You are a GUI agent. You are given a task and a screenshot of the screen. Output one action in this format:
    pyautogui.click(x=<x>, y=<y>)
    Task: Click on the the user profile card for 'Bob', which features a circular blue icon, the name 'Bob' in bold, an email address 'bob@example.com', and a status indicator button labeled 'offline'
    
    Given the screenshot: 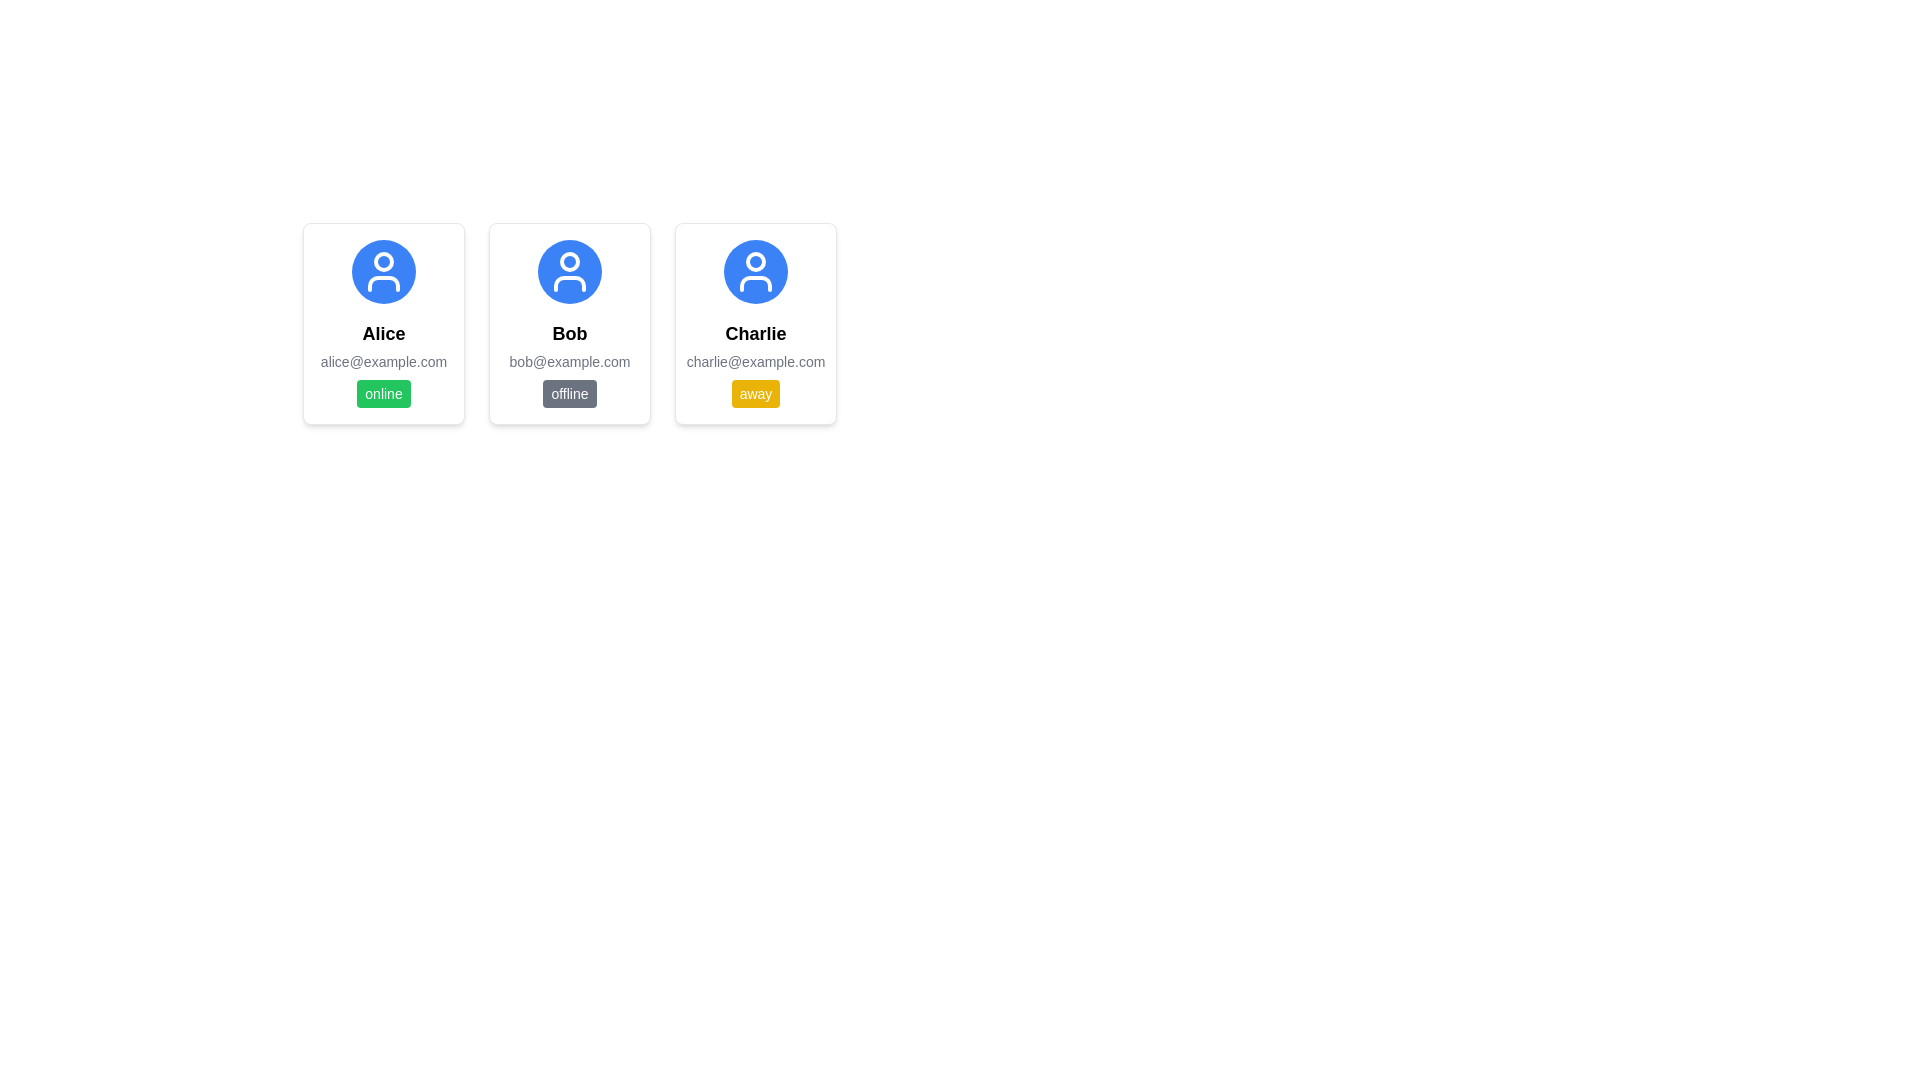 What is the action you would take?
    pyautogui.click(x=569, y=323)
    